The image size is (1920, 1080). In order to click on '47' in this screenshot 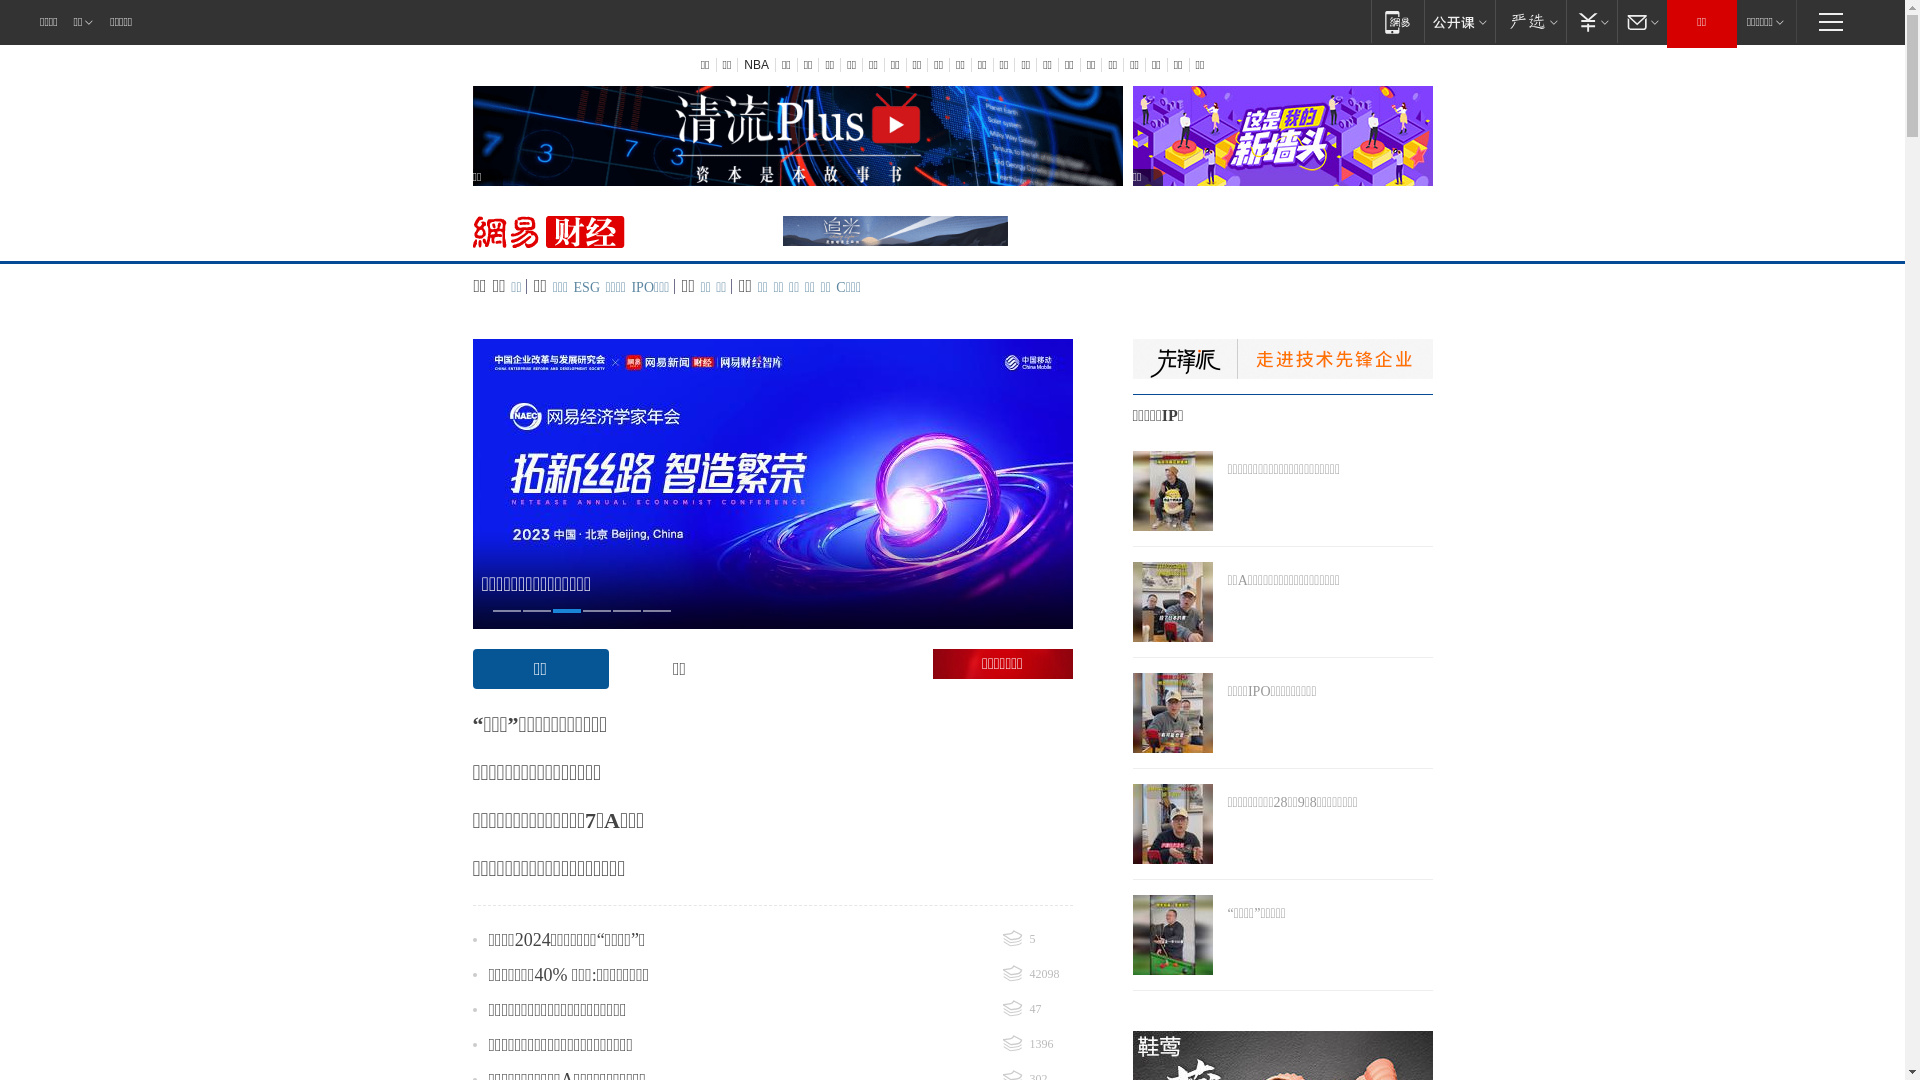, I will do `click(1036, 1010)`.